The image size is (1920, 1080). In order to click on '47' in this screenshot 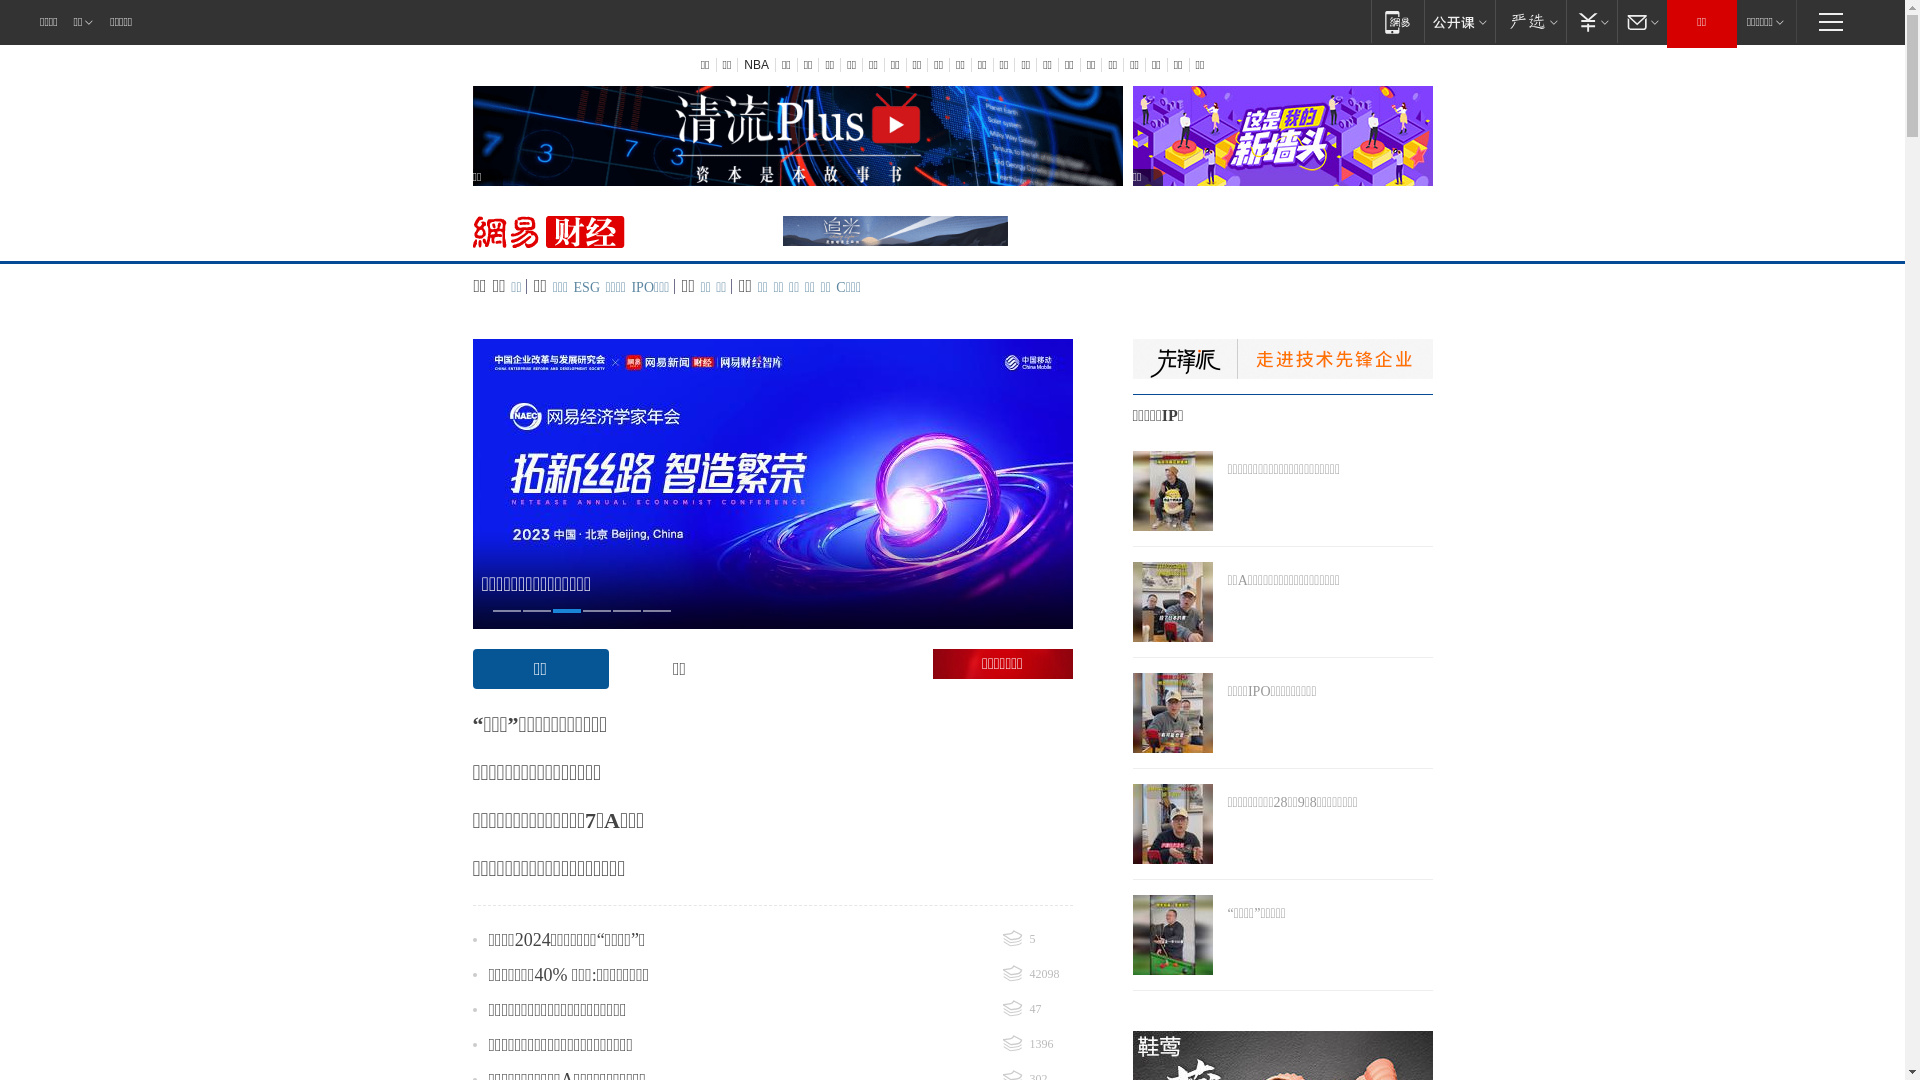, I will do `click(1036, 1010)`.